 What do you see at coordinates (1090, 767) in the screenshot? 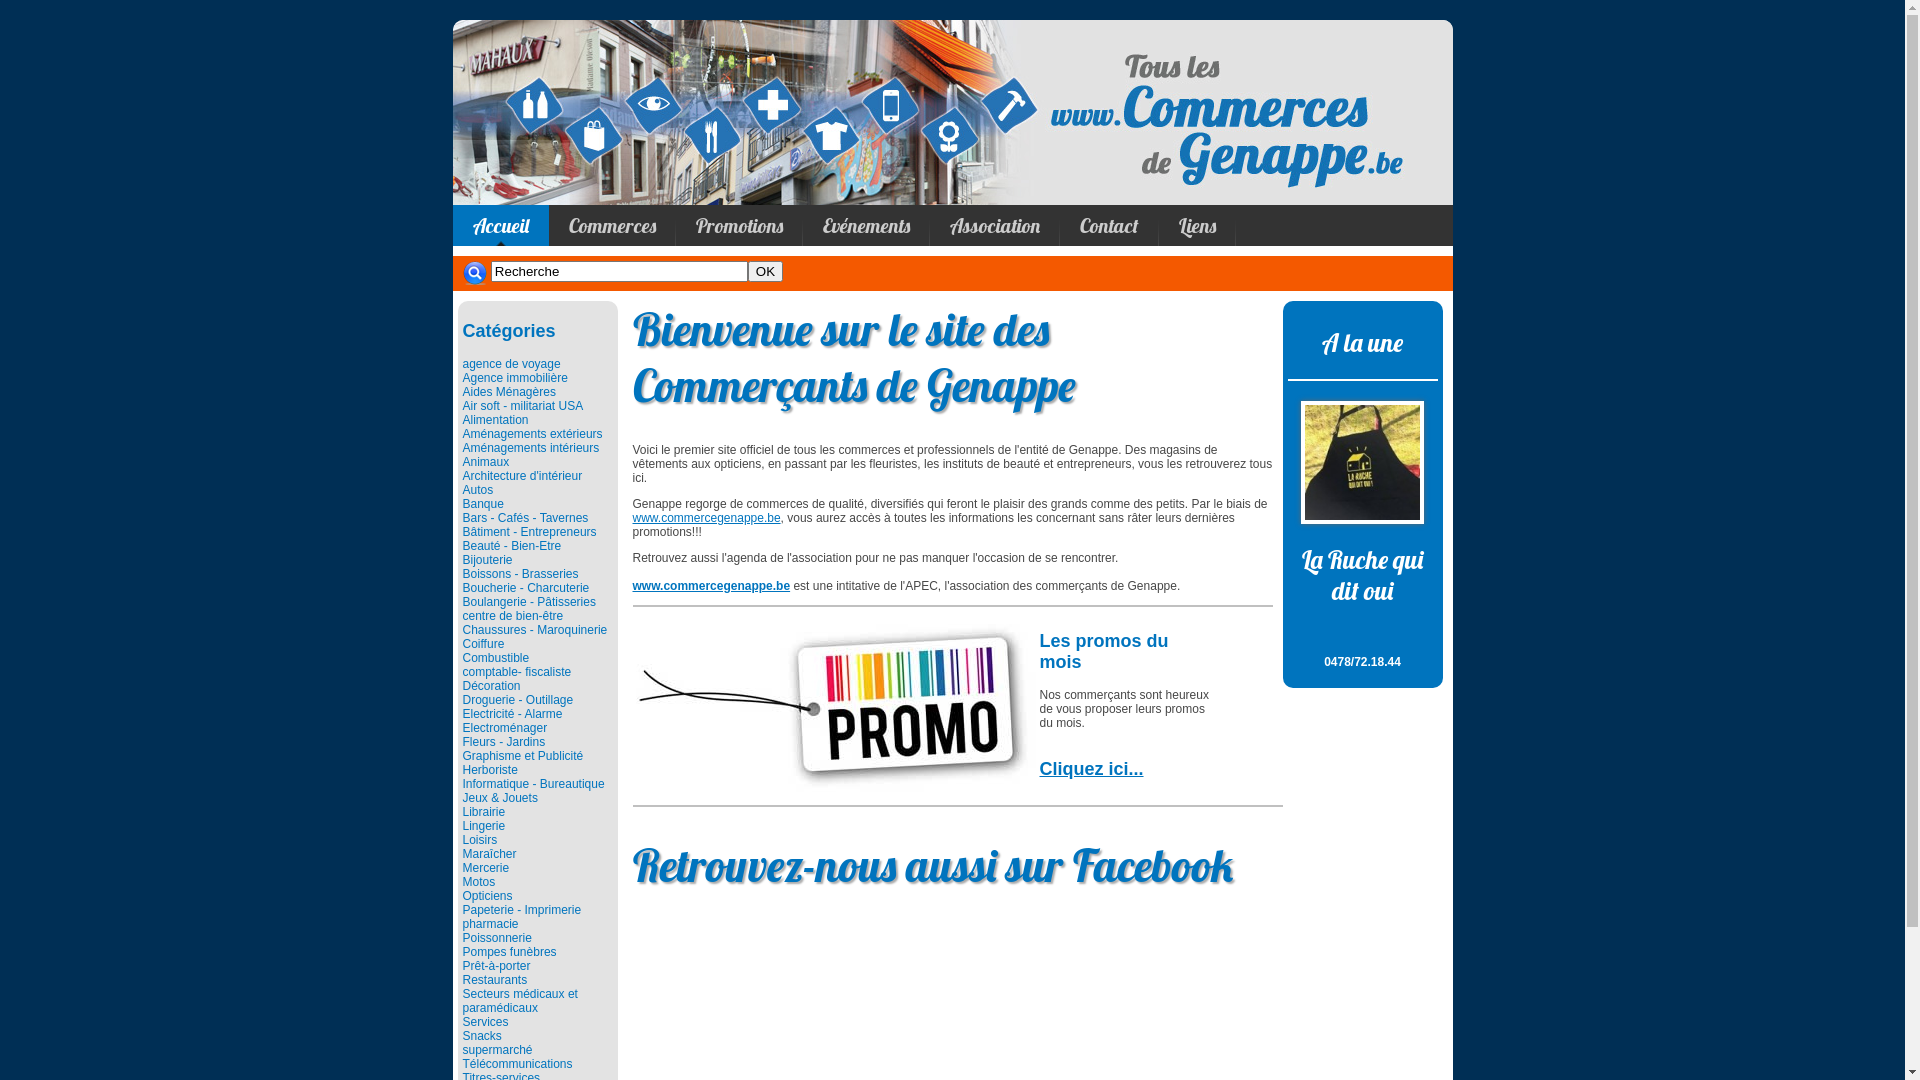
I see `'Cliquez ici...'` at bounding box center [1090, 767].